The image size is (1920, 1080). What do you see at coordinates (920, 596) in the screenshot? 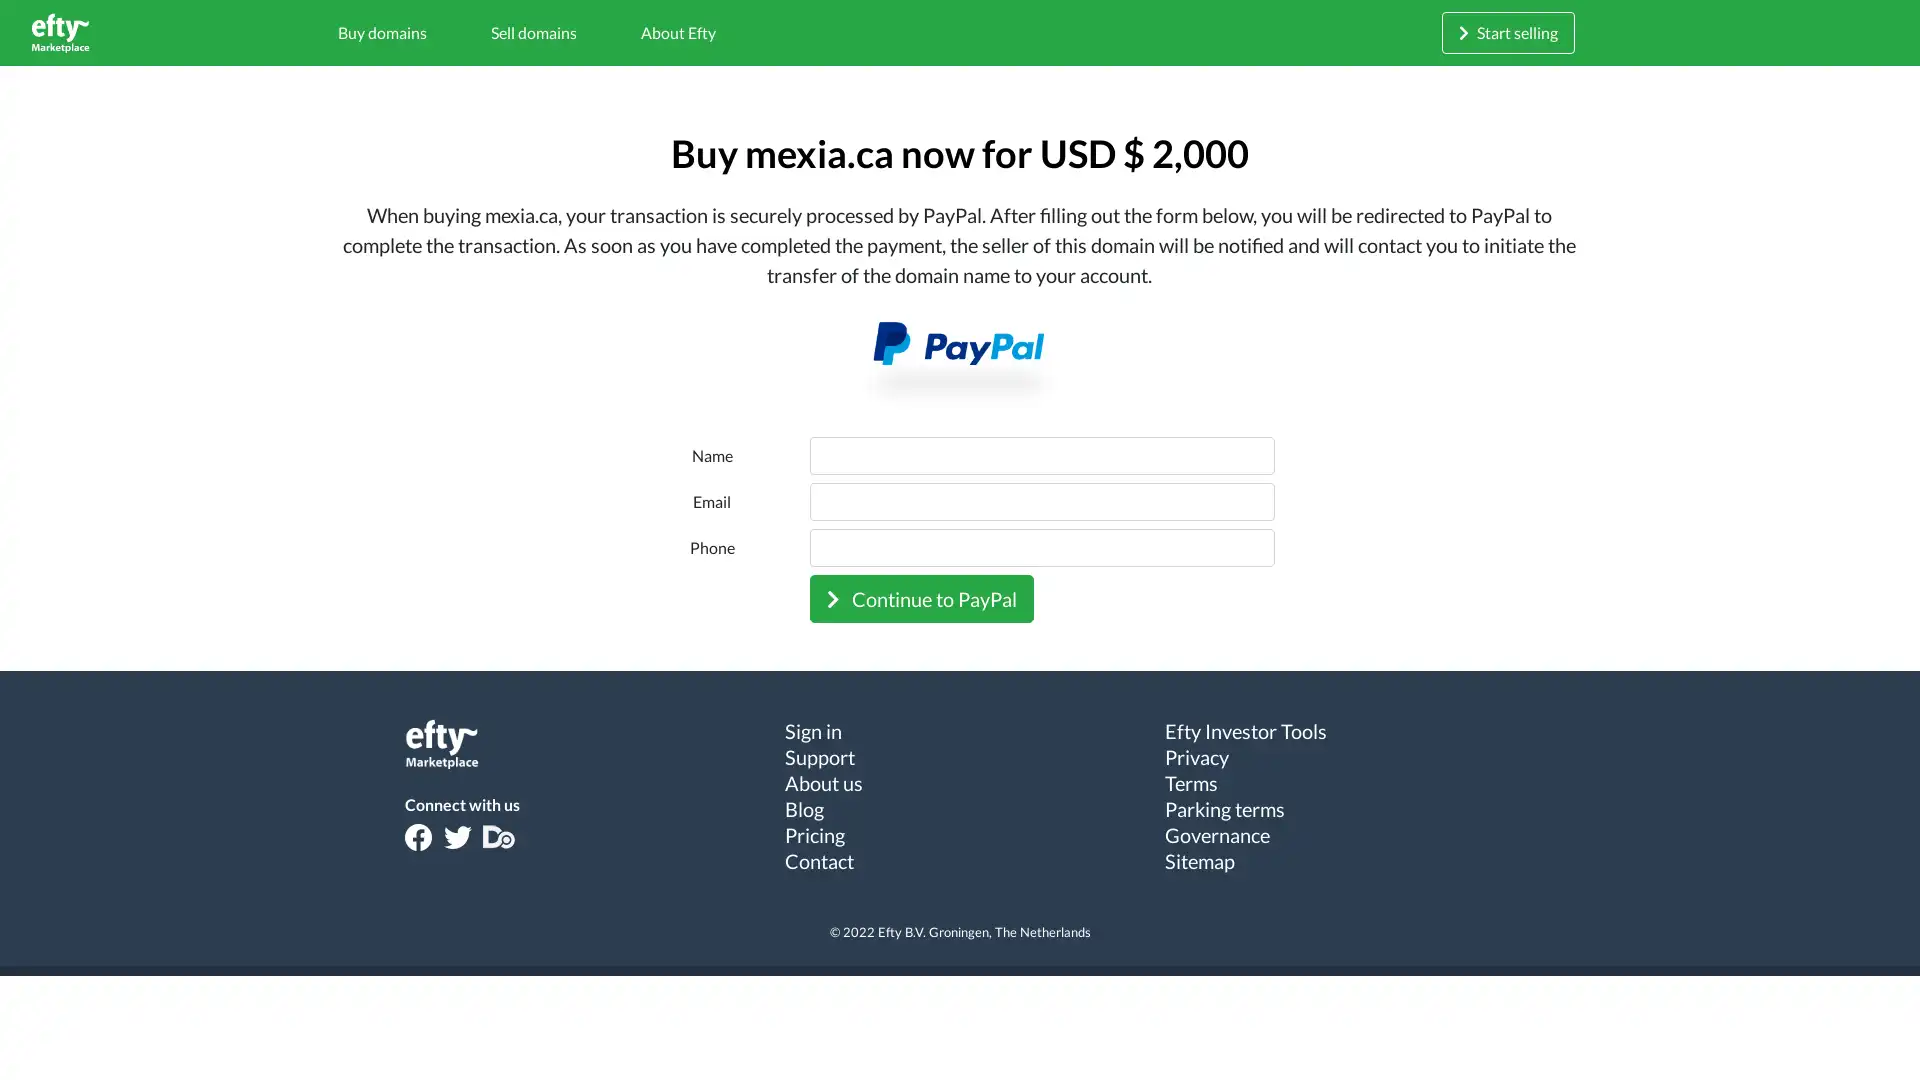
I see `Continue to PayPal` at bounding box center [920, 596].